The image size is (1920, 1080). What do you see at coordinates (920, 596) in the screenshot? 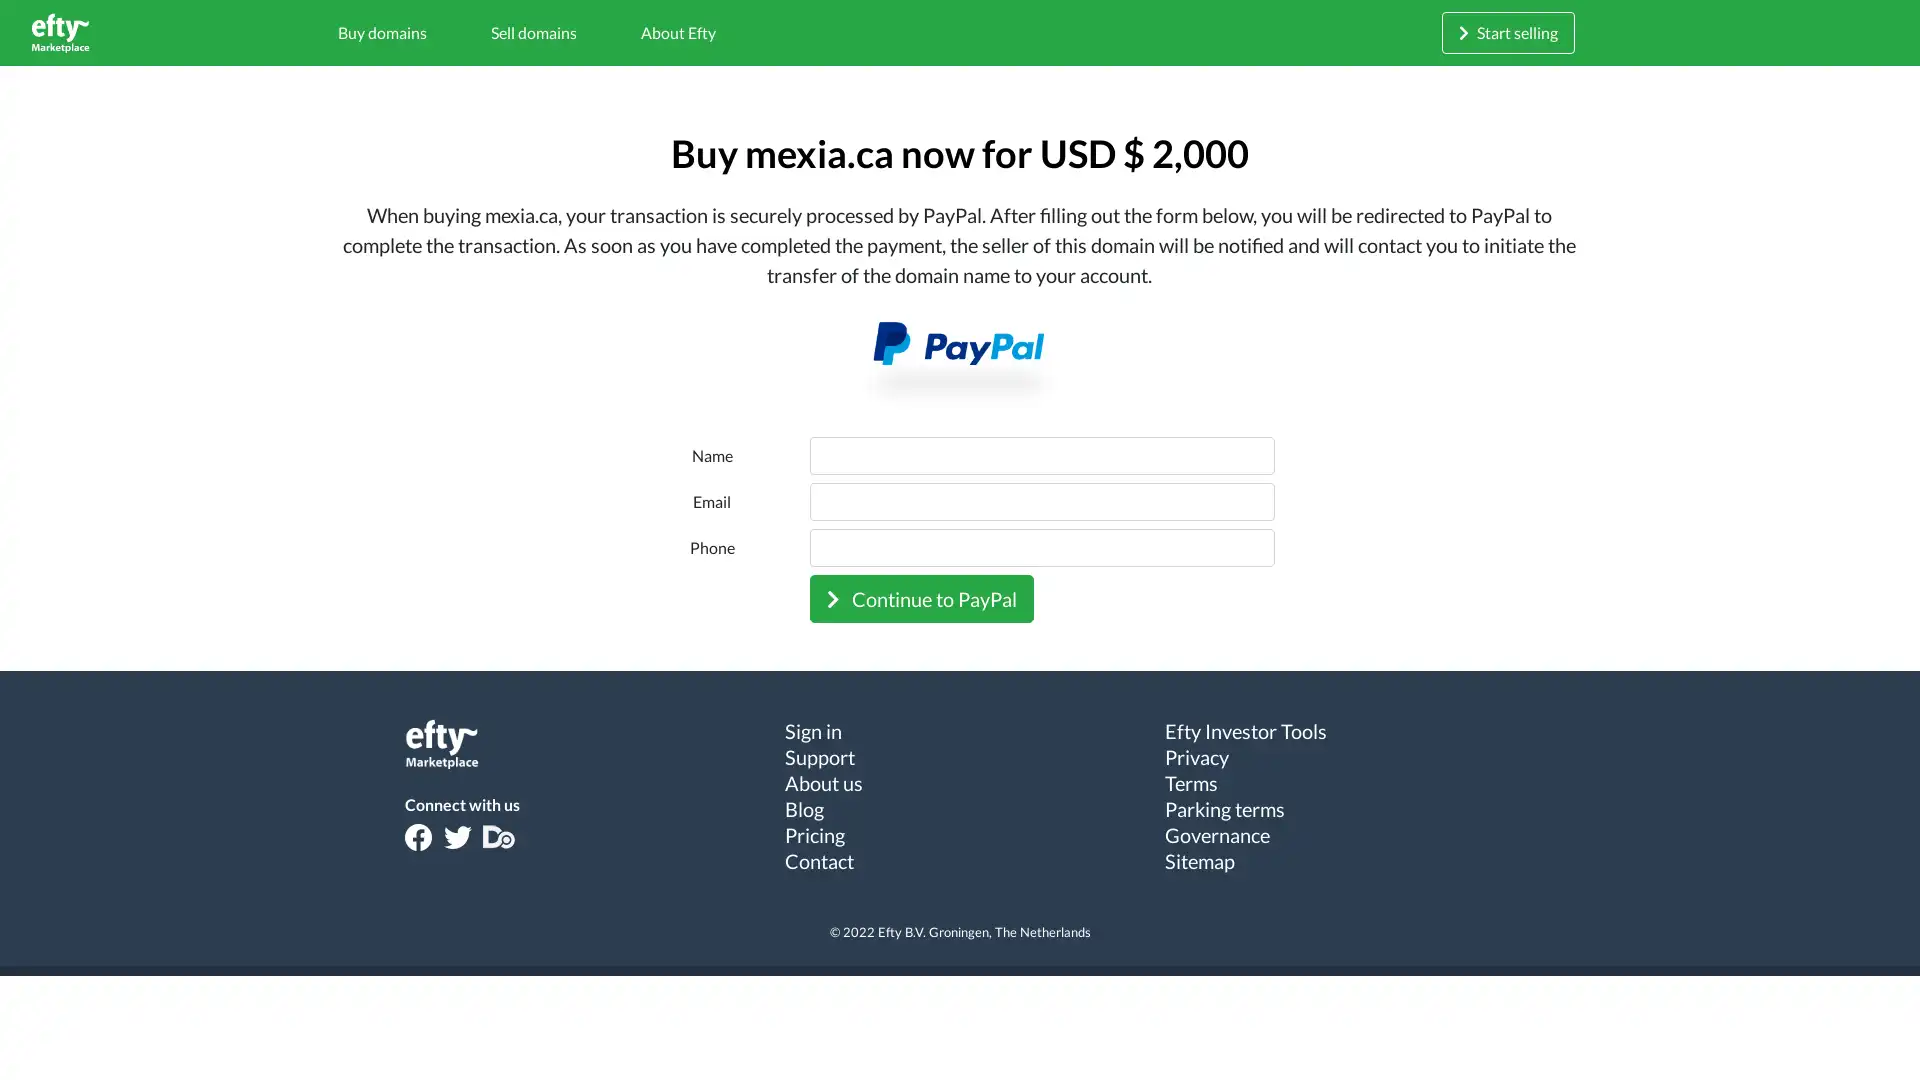
I see `Continue to PayPal` at bounding box center [920, 596].